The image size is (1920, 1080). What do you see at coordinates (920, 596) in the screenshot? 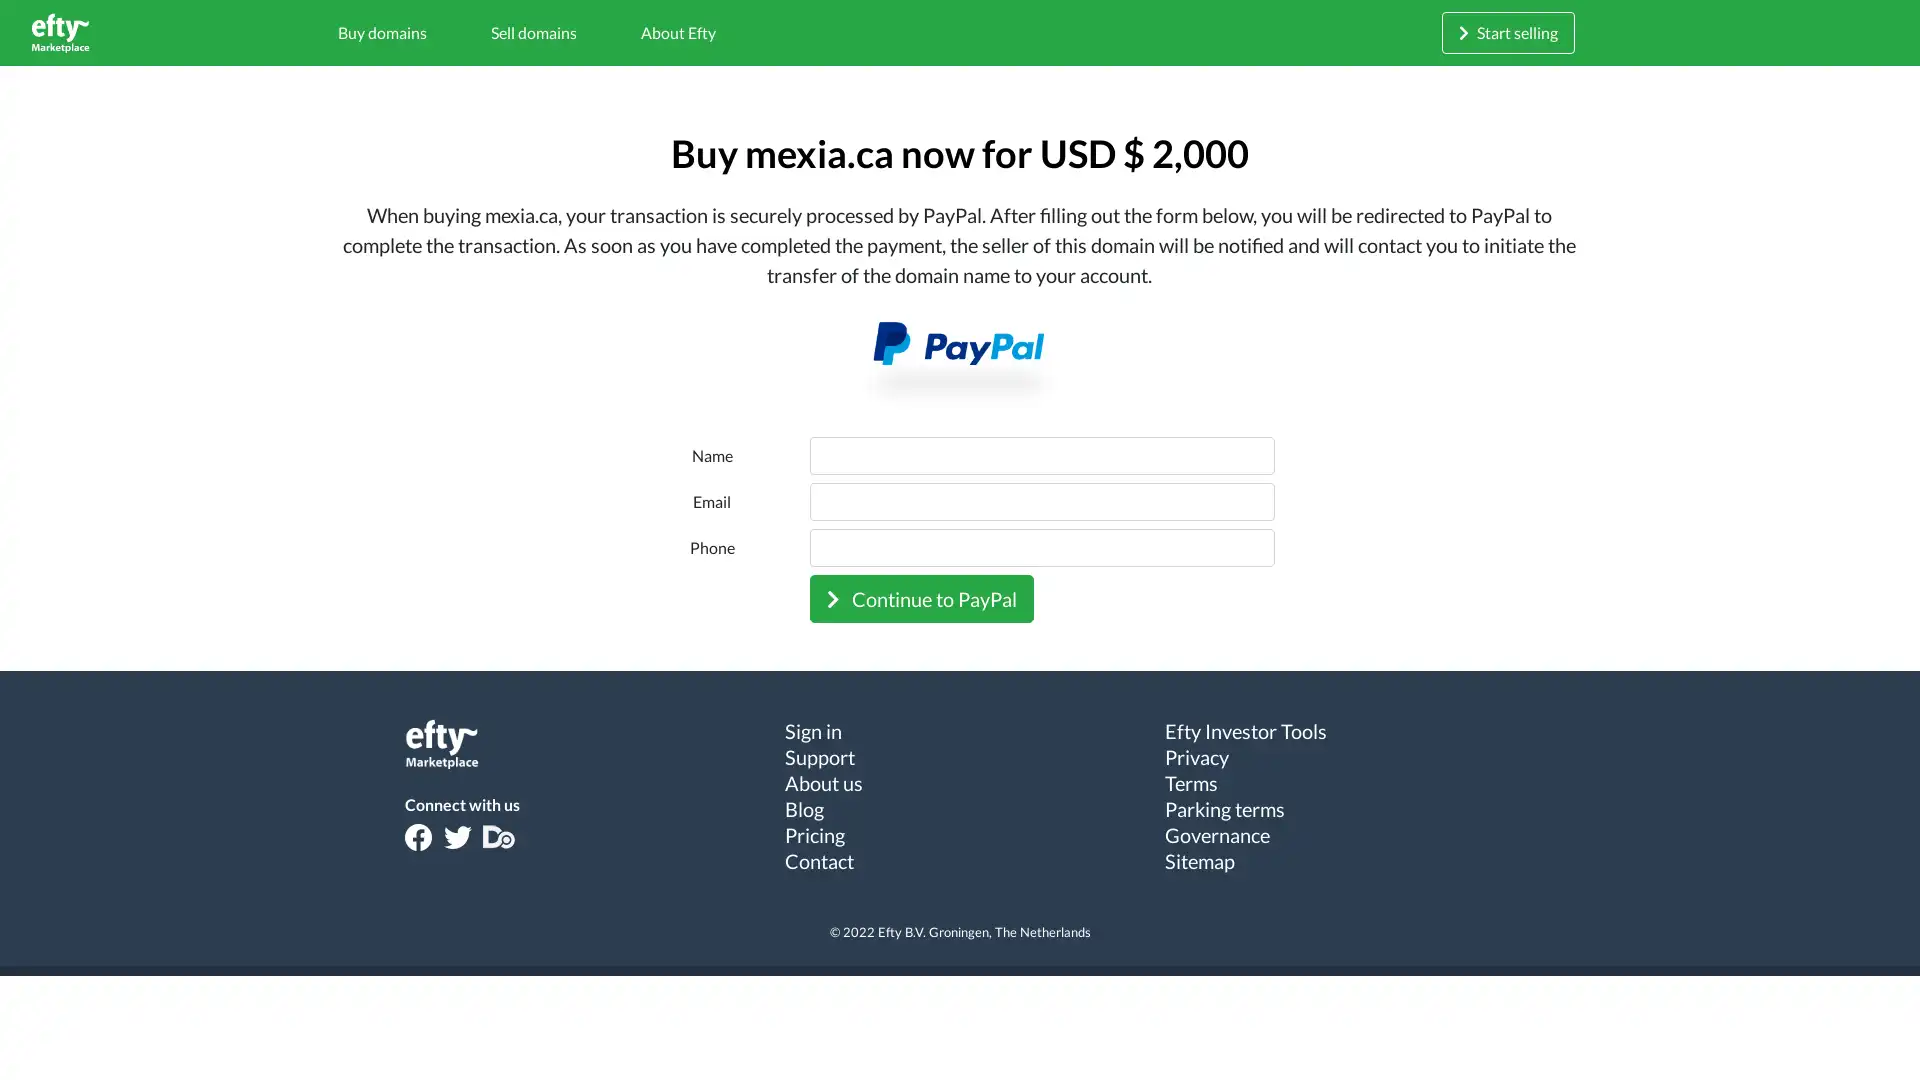
I see `Continue to PayPal` at bounding box center [920, 596].